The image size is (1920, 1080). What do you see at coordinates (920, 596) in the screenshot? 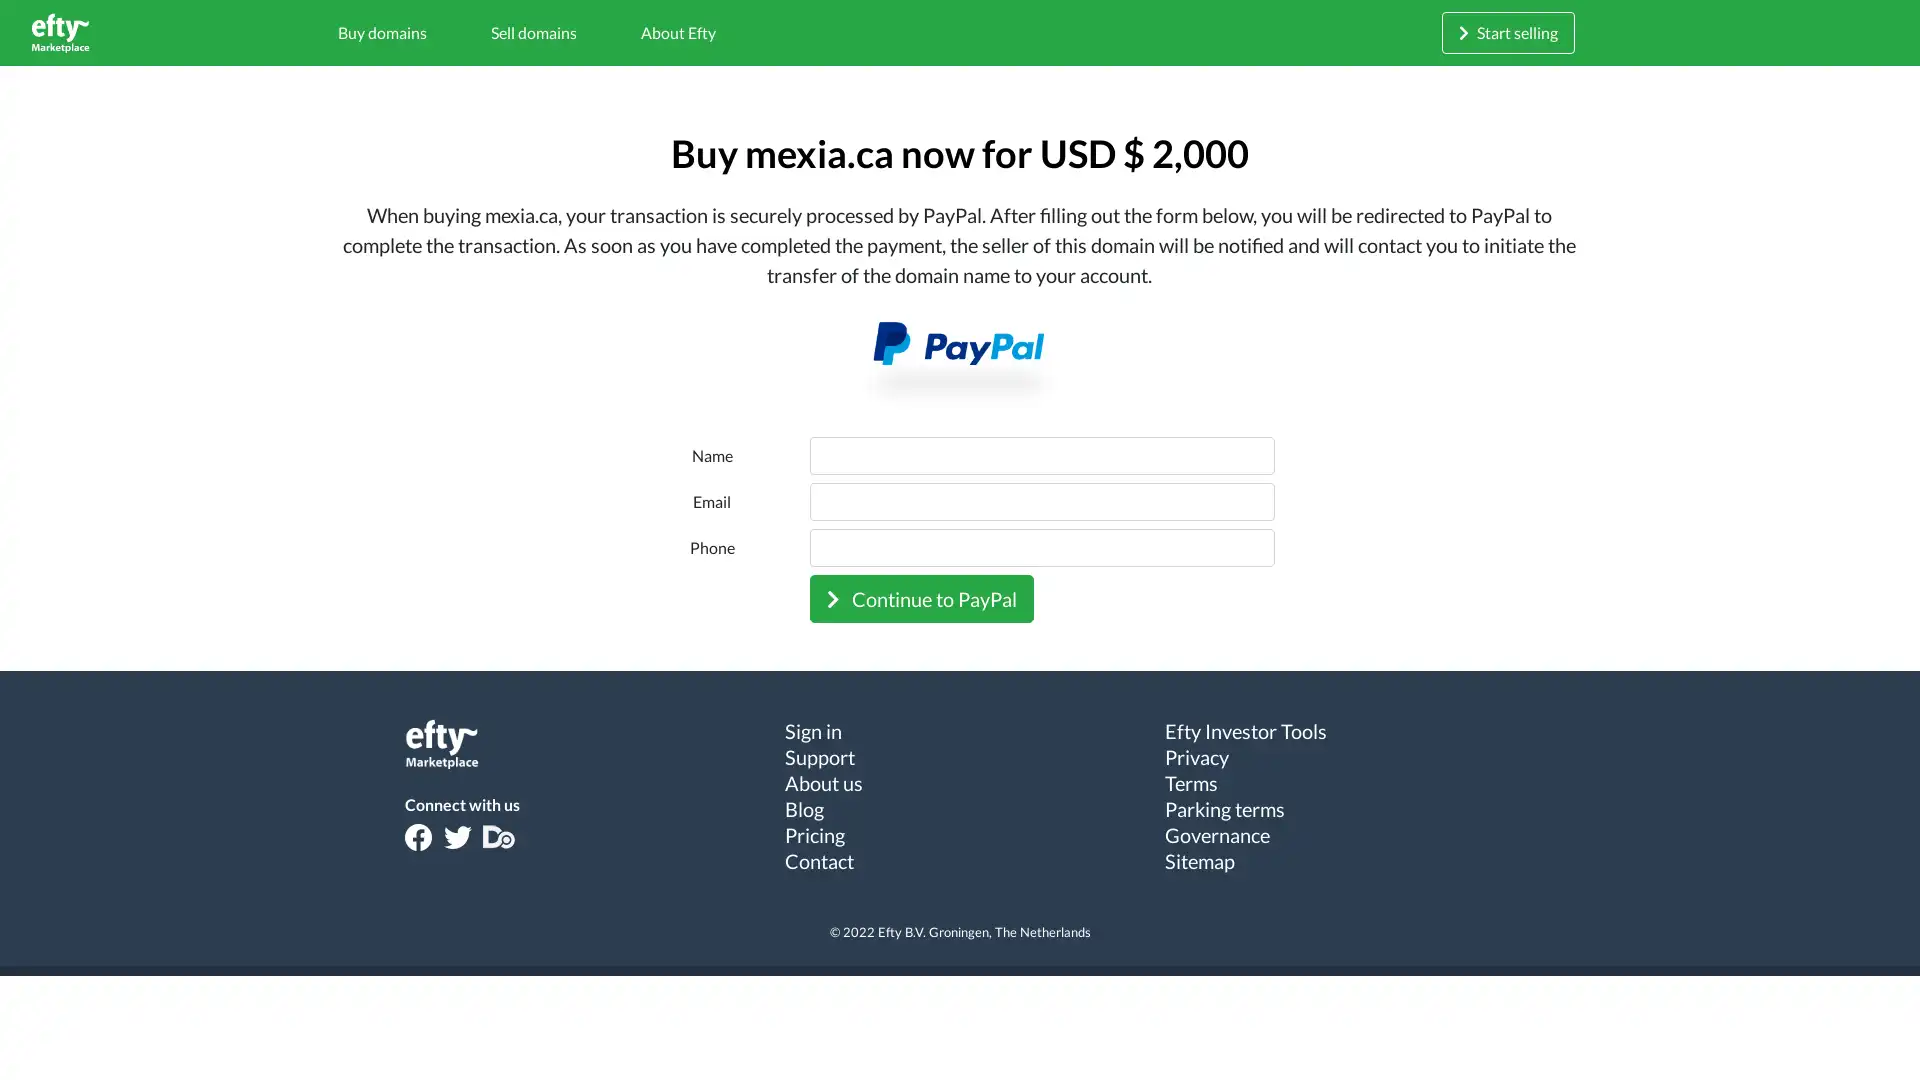
I see `Continue to PayPal` at bounding box center [920, 596].